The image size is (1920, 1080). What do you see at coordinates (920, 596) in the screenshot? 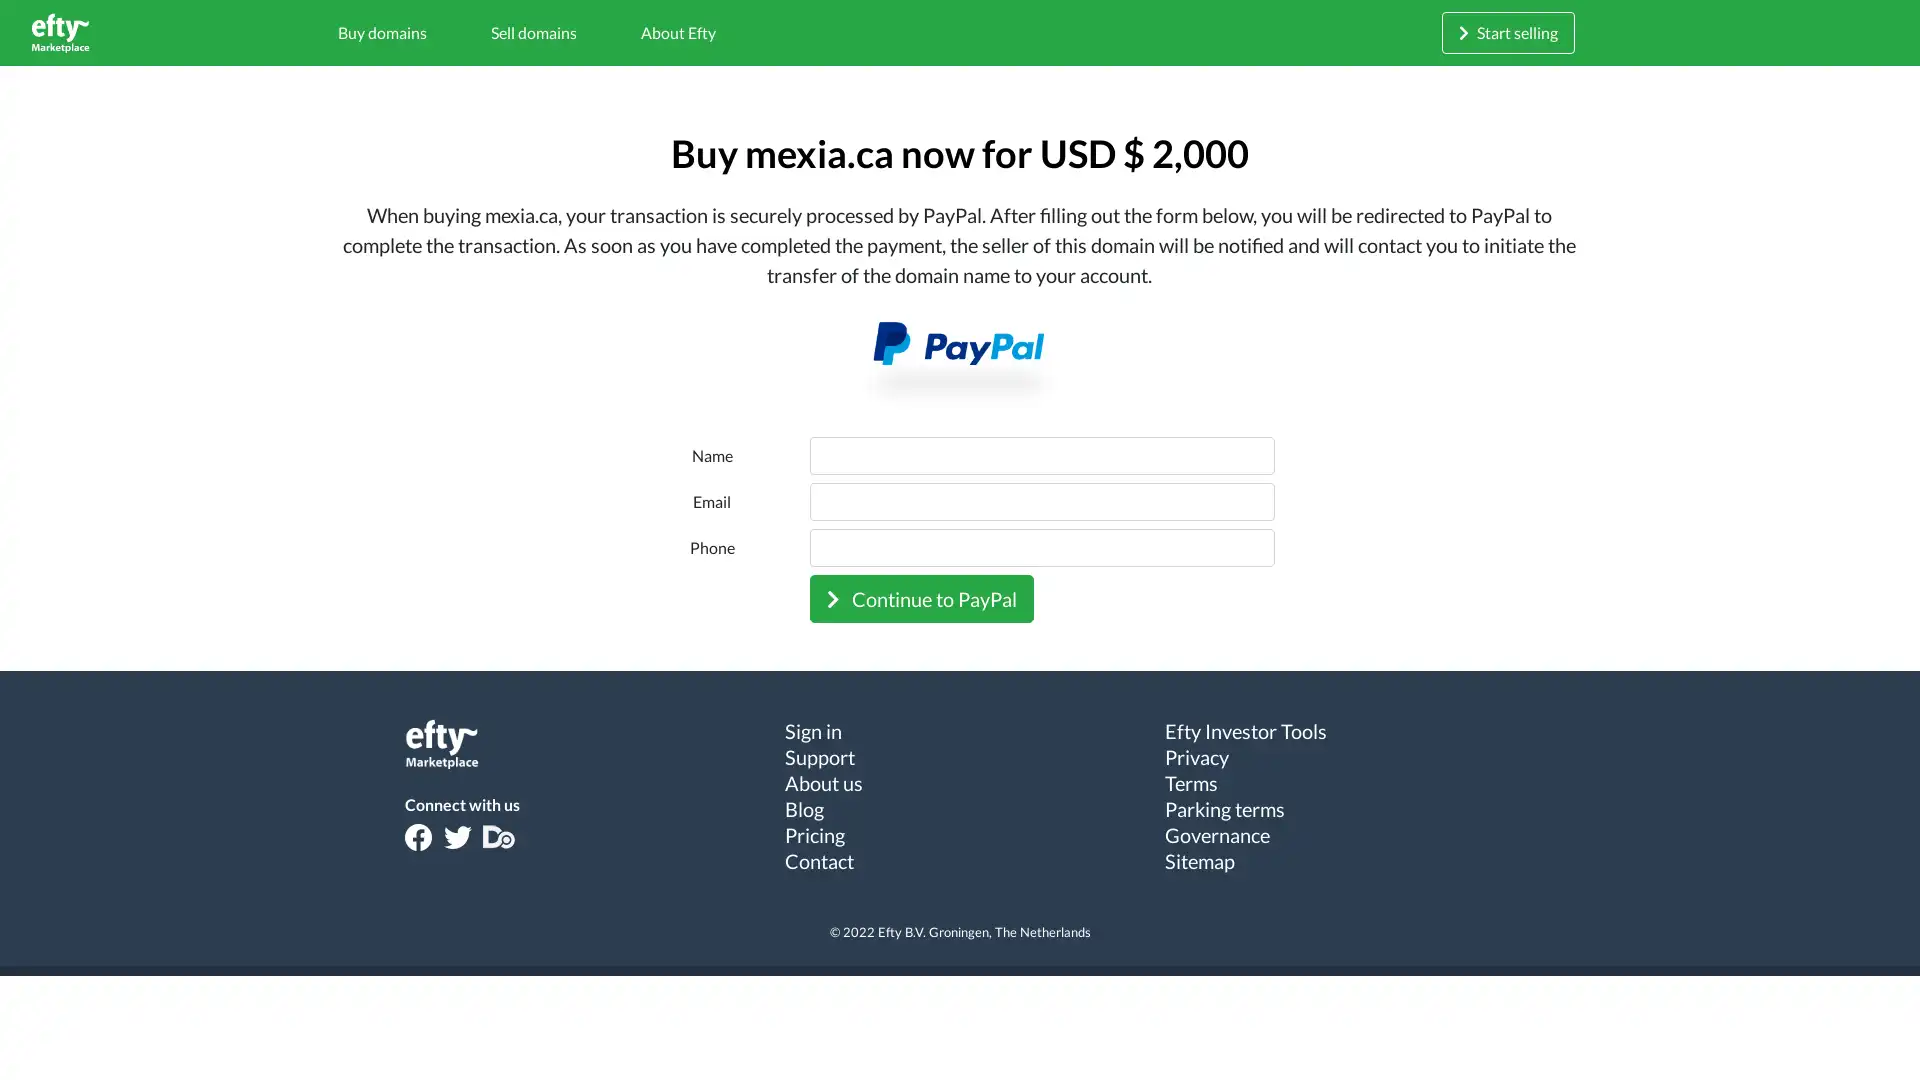
I see `Continue to PayPal` at bounding box center [920, 596].